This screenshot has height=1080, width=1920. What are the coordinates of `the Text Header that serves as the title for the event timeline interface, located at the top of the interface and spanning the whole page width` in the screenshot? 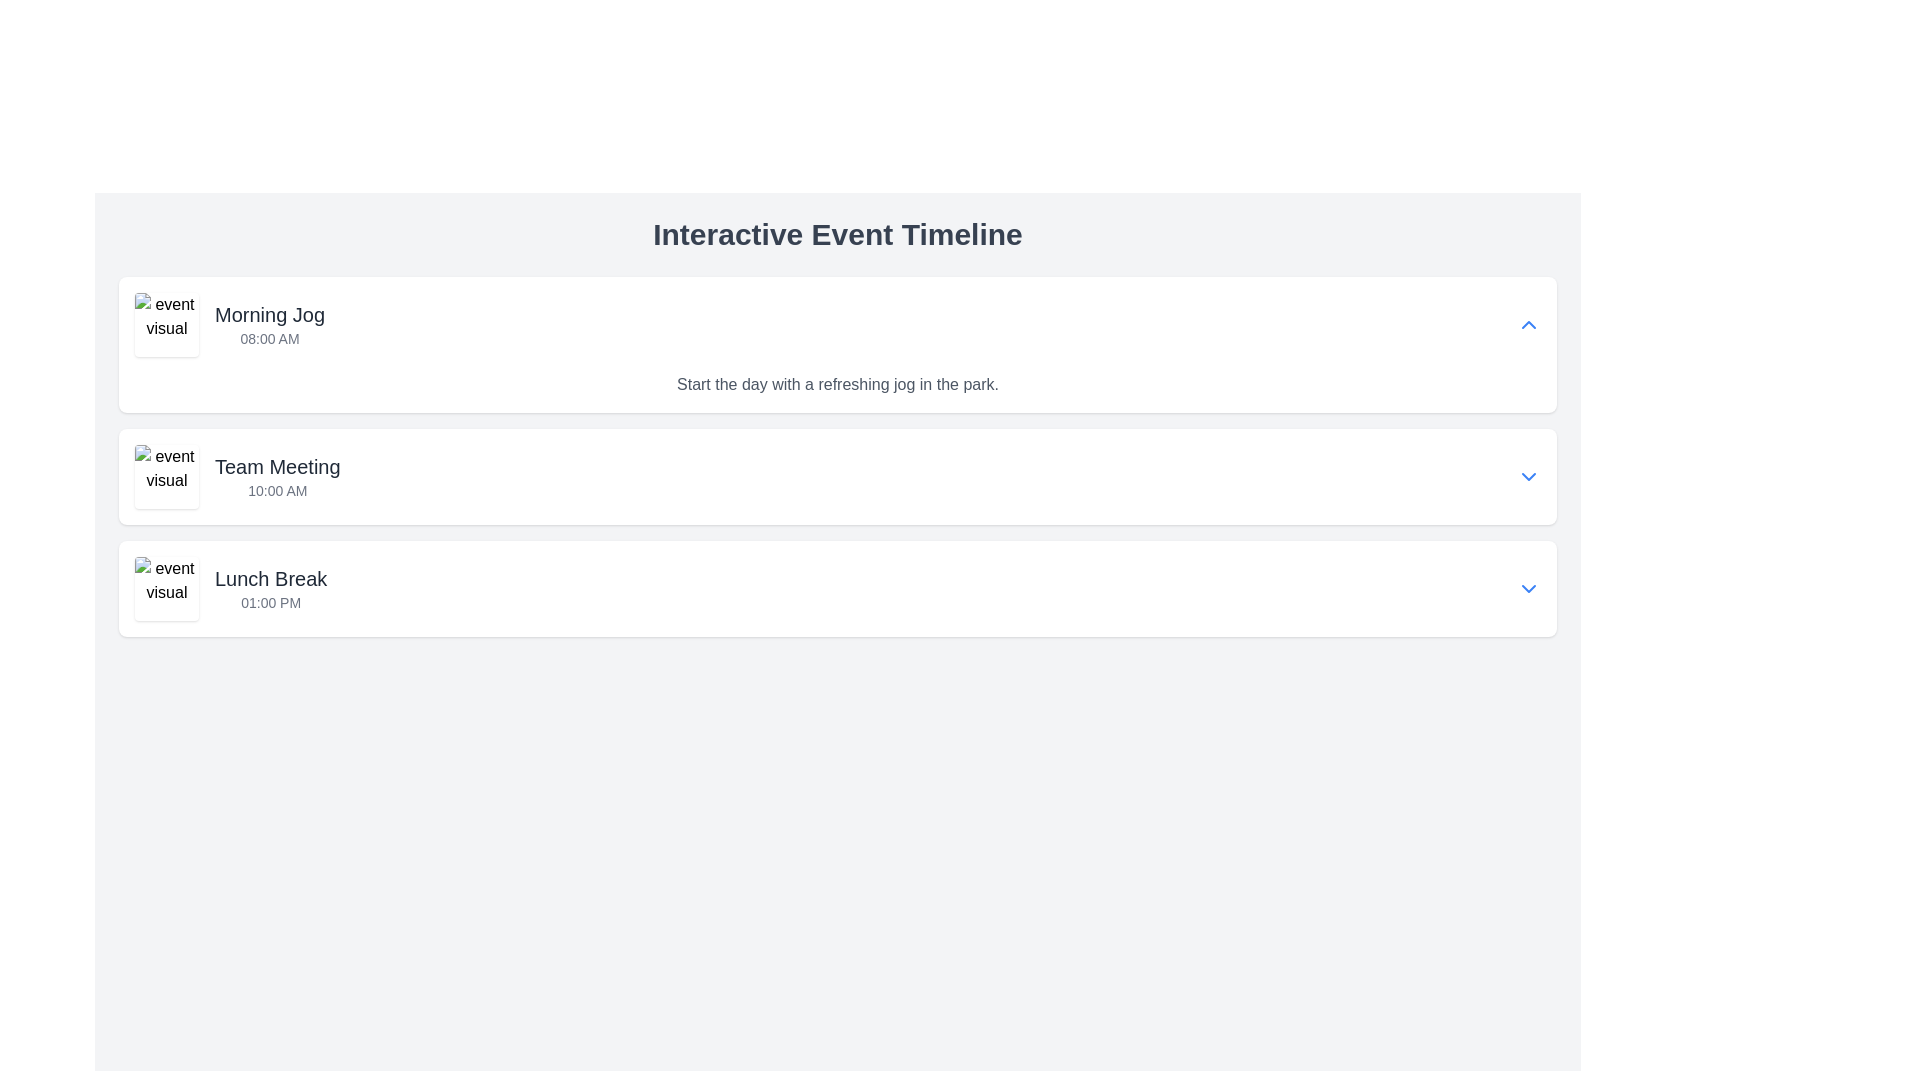 It's located at (838, 234).